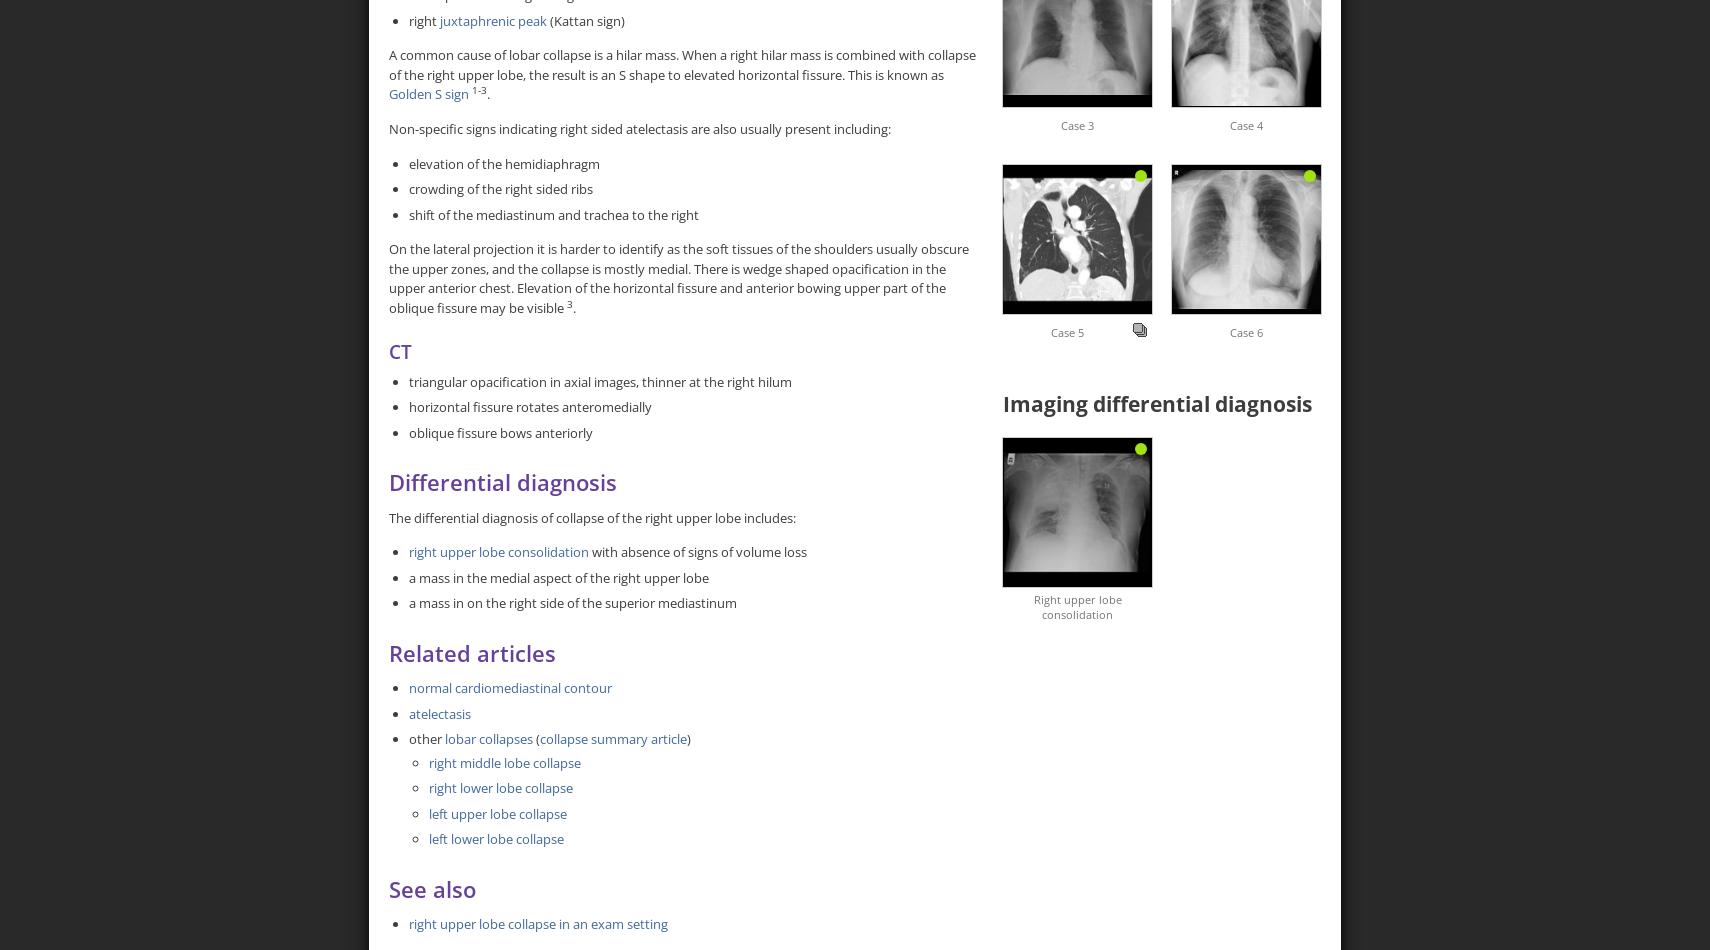  I want to click on 'collapse summary article', so click(613, 738).